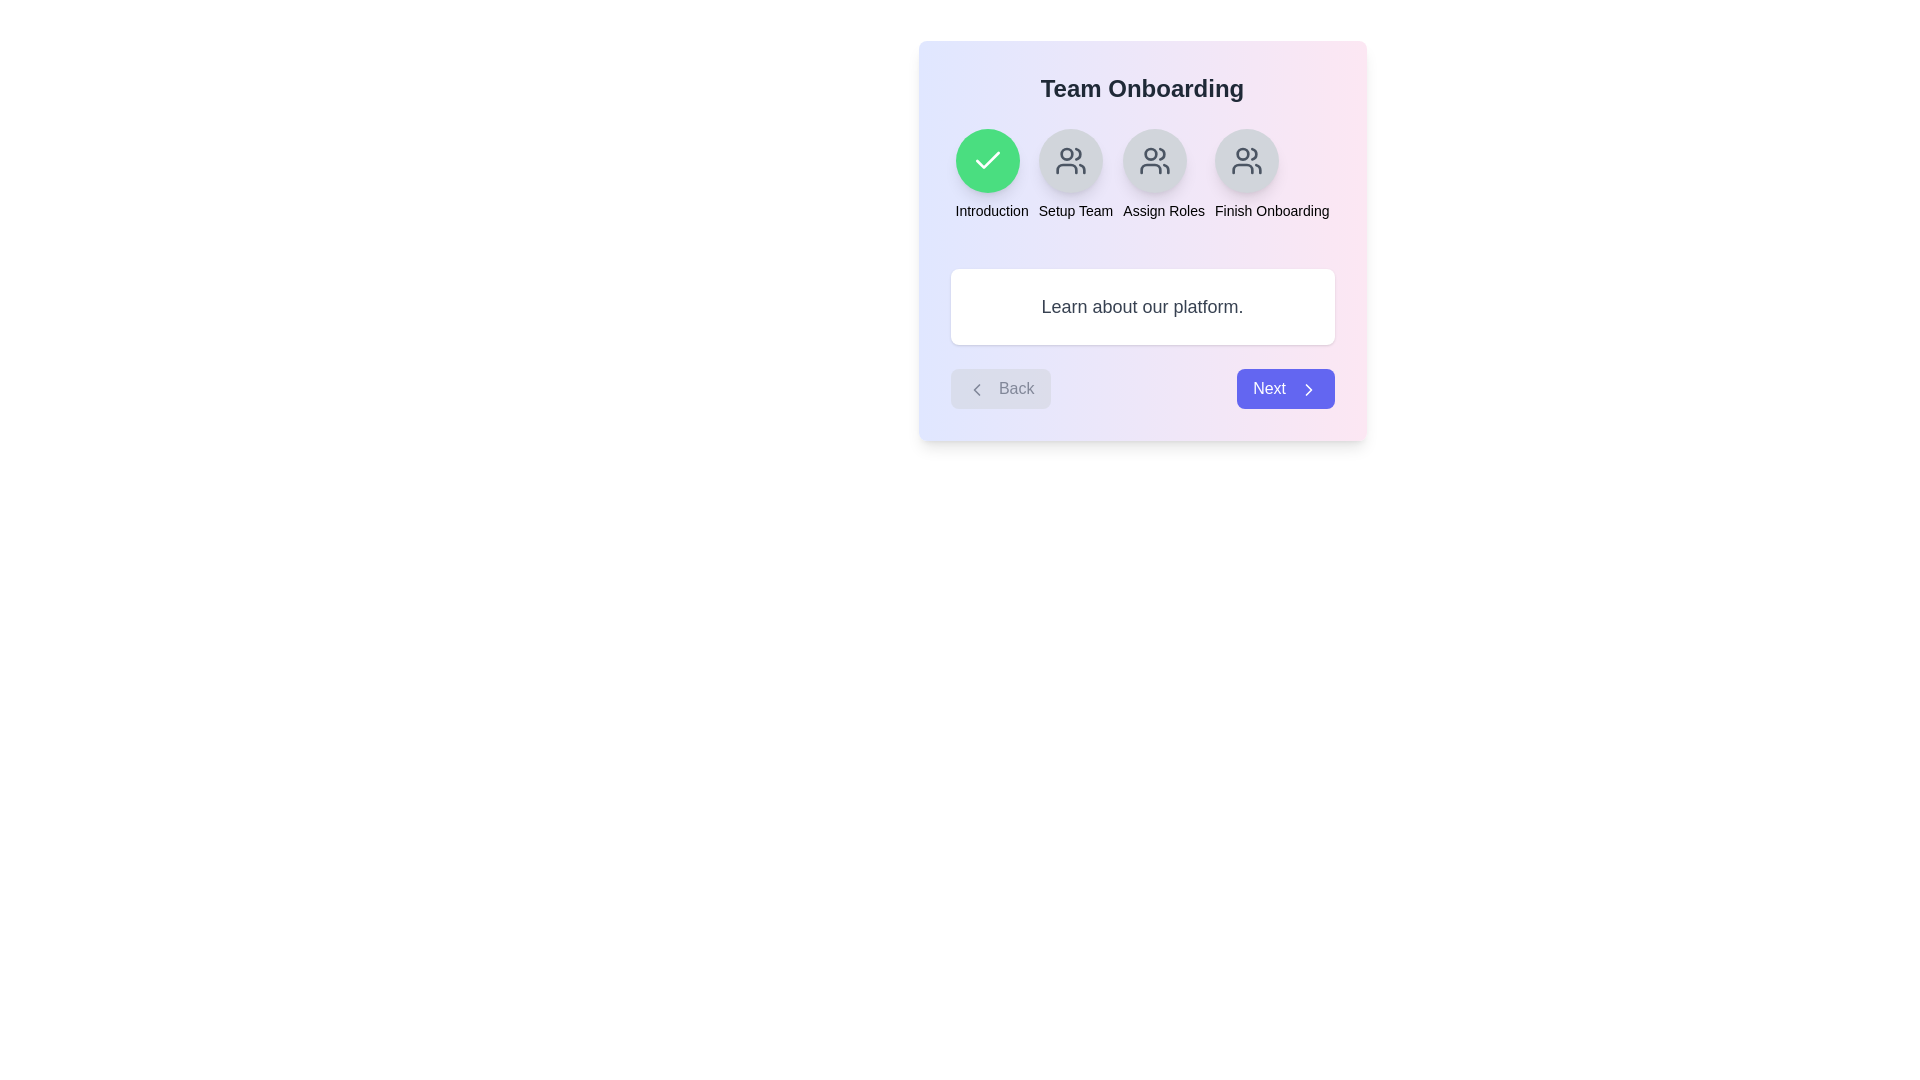 The image size is (1920, 1080). What do you see at coordinates (1000, 389) in the screenshot?
I see `the Back button to navigate the onboarding steps` at bounding box center [1000, 389].